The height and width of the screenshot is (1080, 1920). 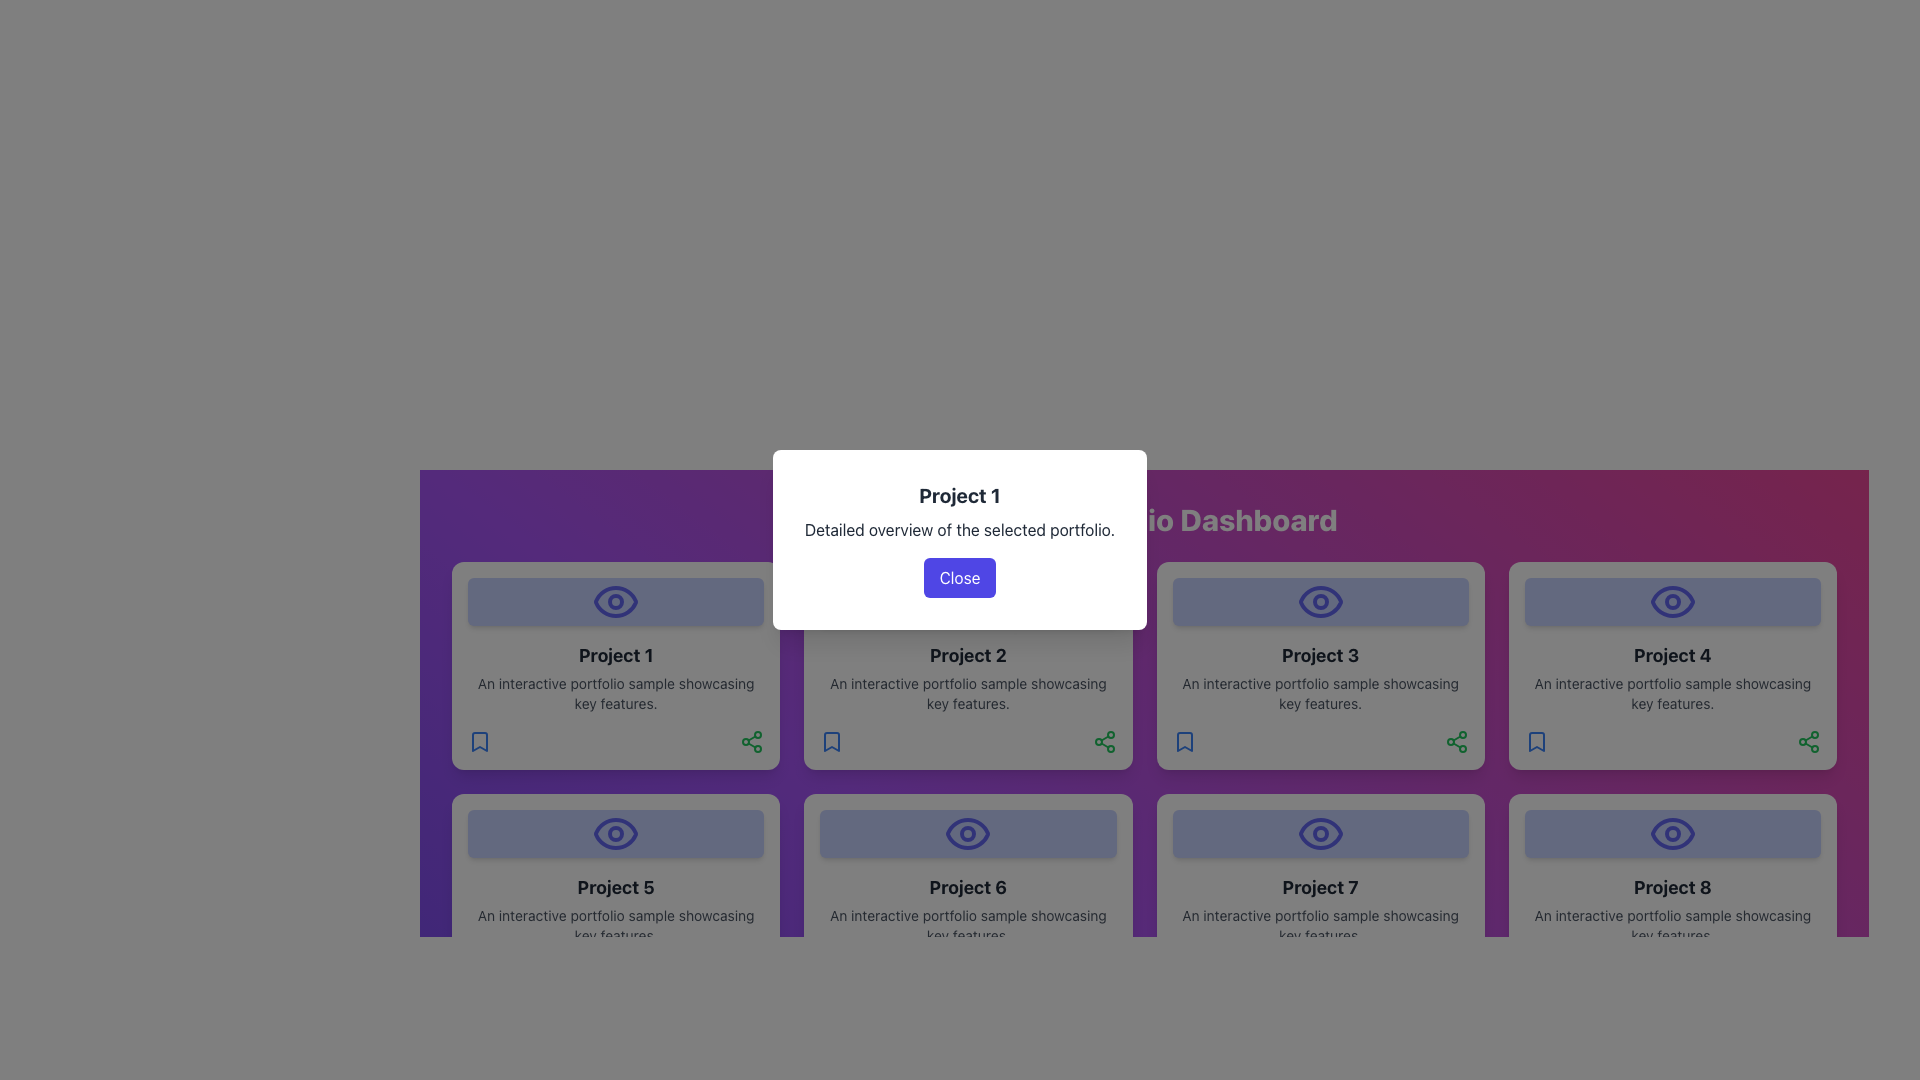 What do you see at coordinates (1672, 897) in the screenshot?
I see `the white rounded rectangle card containing a blue eye icon and titled 'Project 8' located in the bottom-right corner of a 3x4 grid layout` at bounding box center [1672, 897].